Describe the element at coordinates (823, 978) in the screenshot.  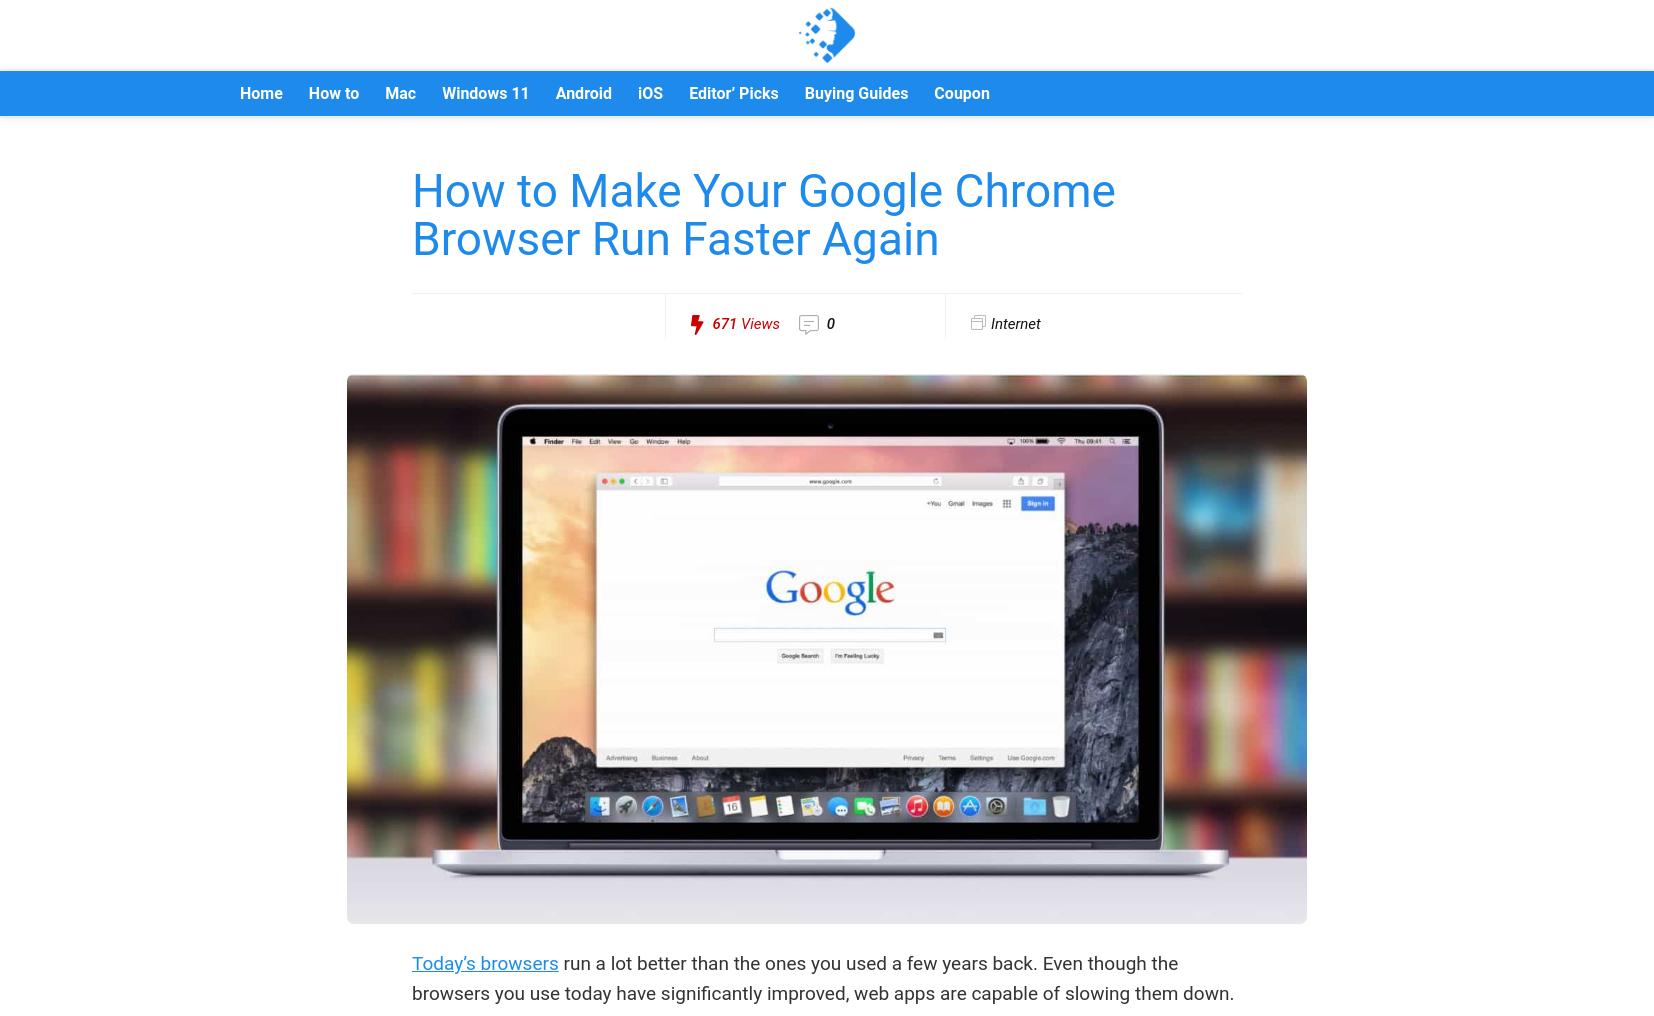
I see `'run a lot better than the ones you used a few years back. Even though the browsers you use today have significantly improved, web apps are capable of slowing them down.'` at that location.